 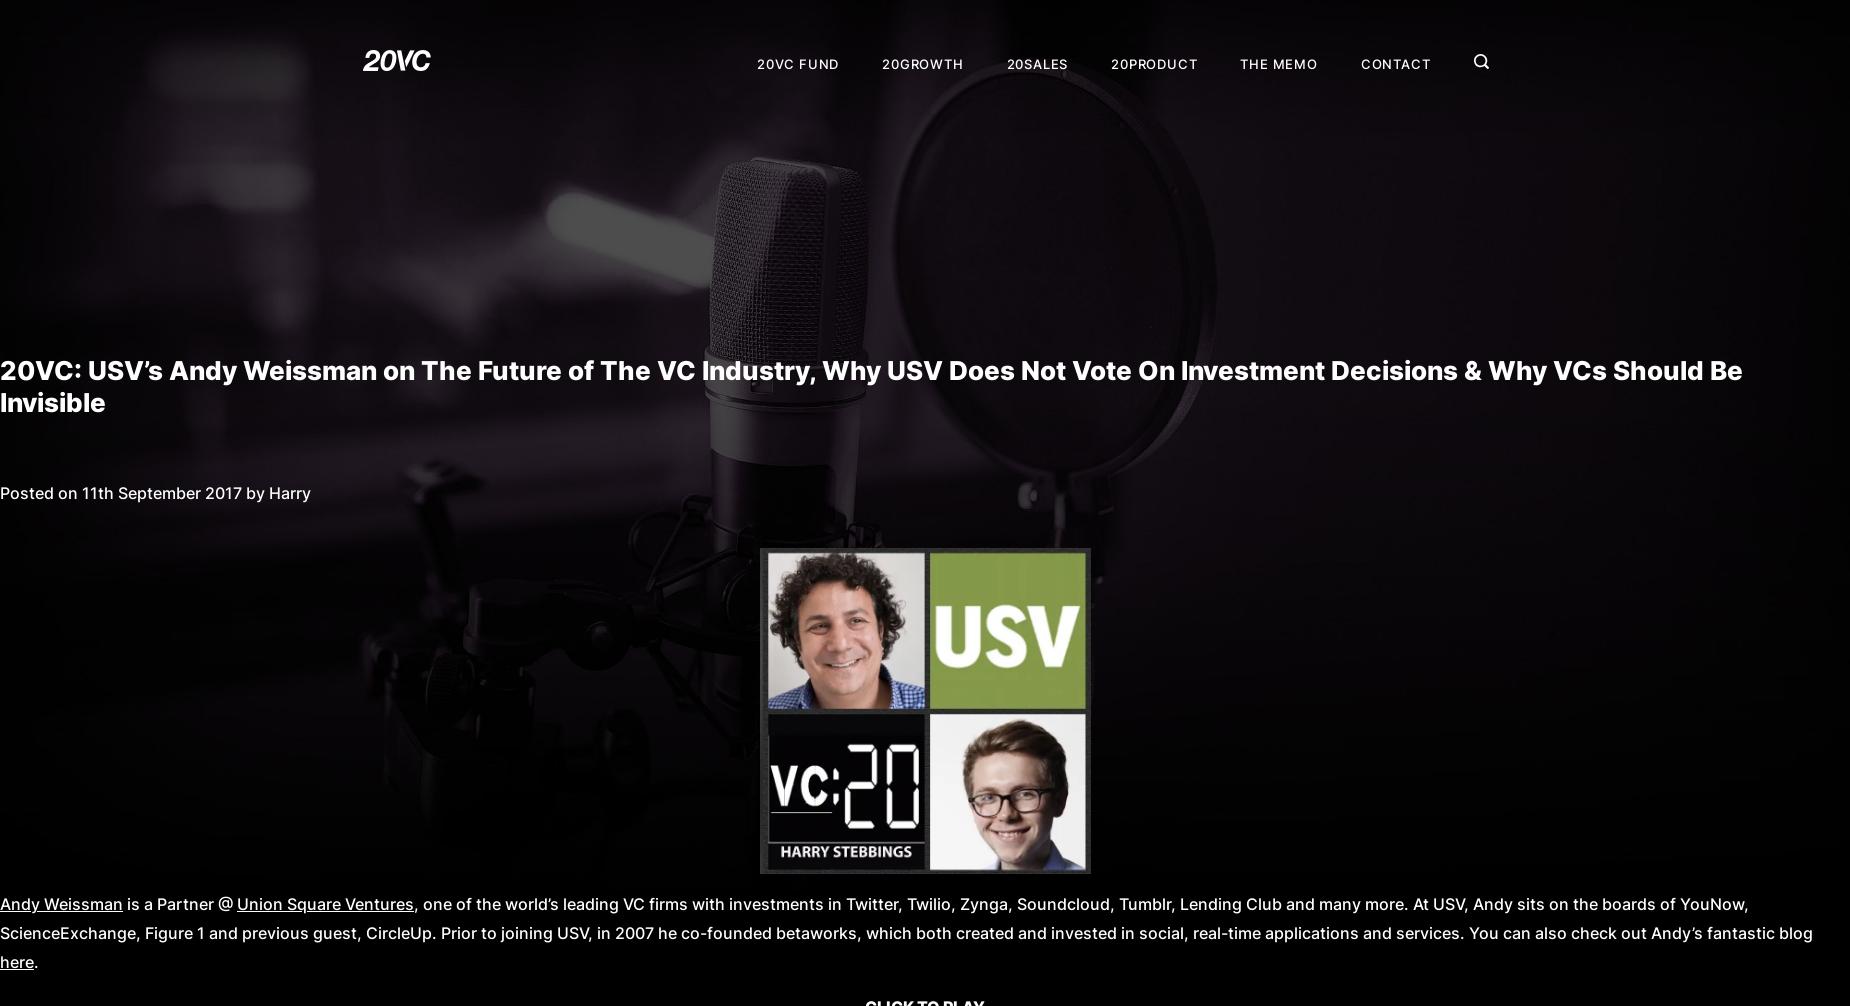 I want to click on '20Product', so click(x=1153, y=62).